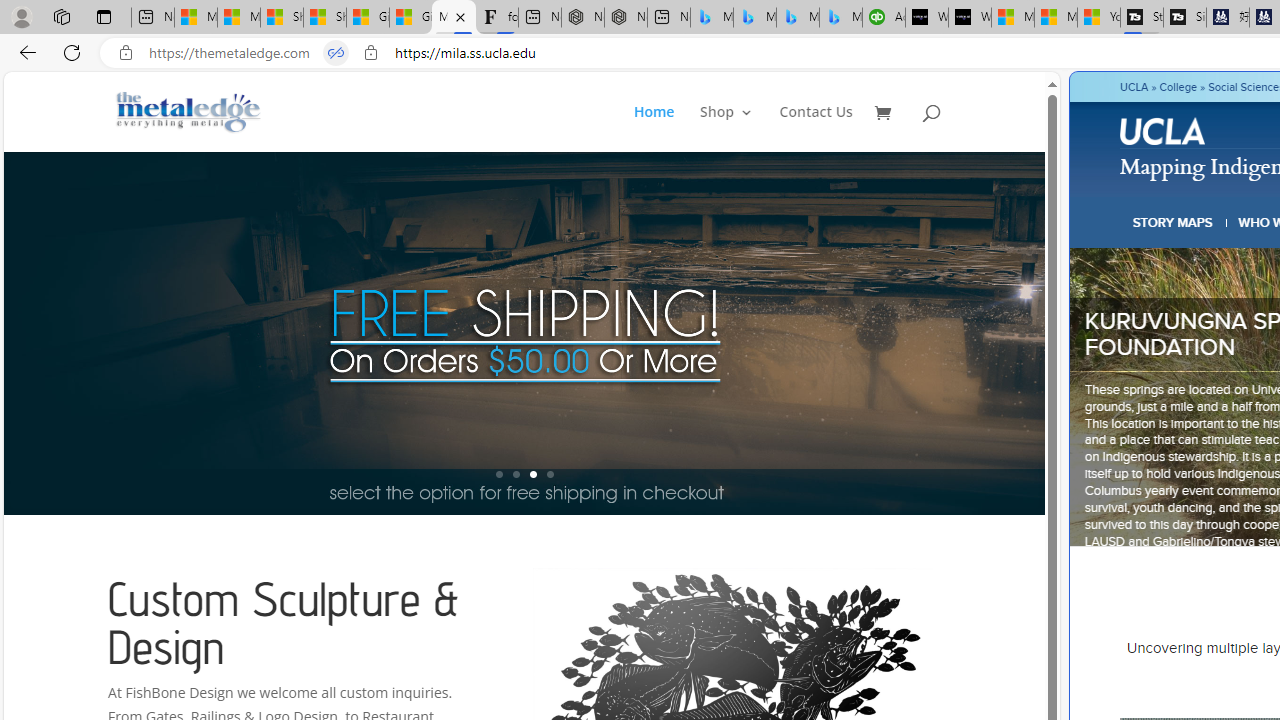 The height and width of the screenshot is (720, 1280). I want to click on 'Streaming Coverage | T3', so click(1142, 17).